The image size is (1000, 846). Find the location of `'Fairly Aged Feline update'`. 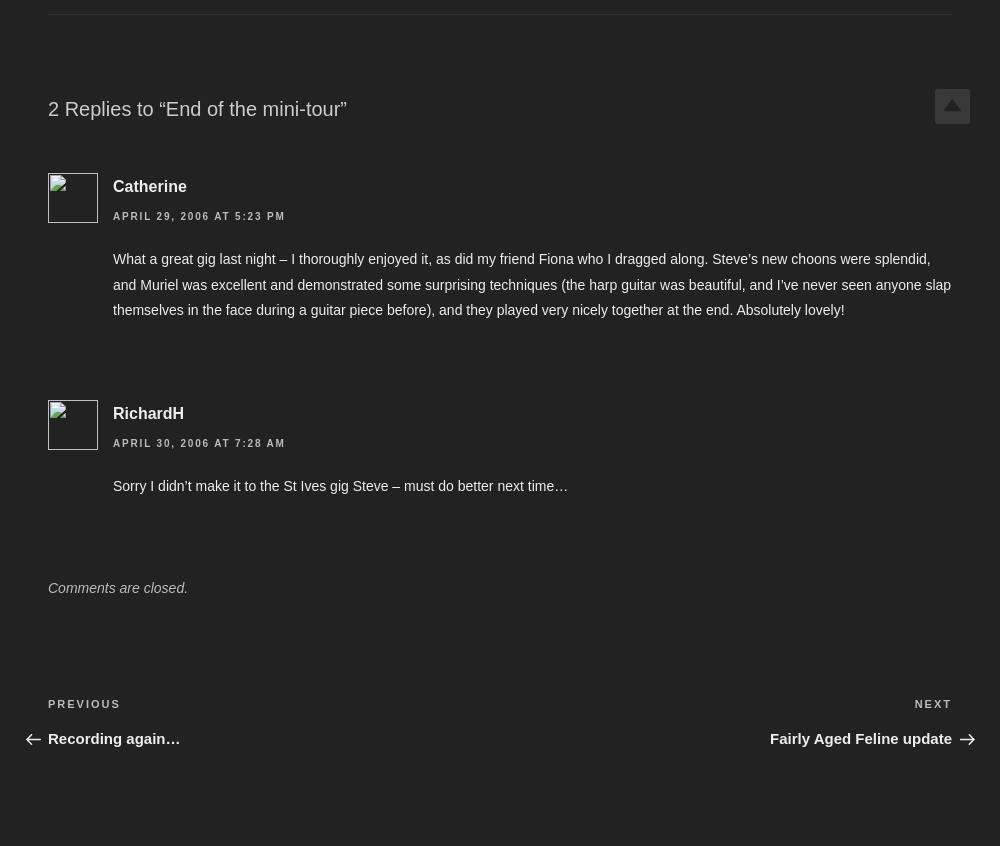

'Fairly Aged Feline update' is located at coordinates (860, 737).